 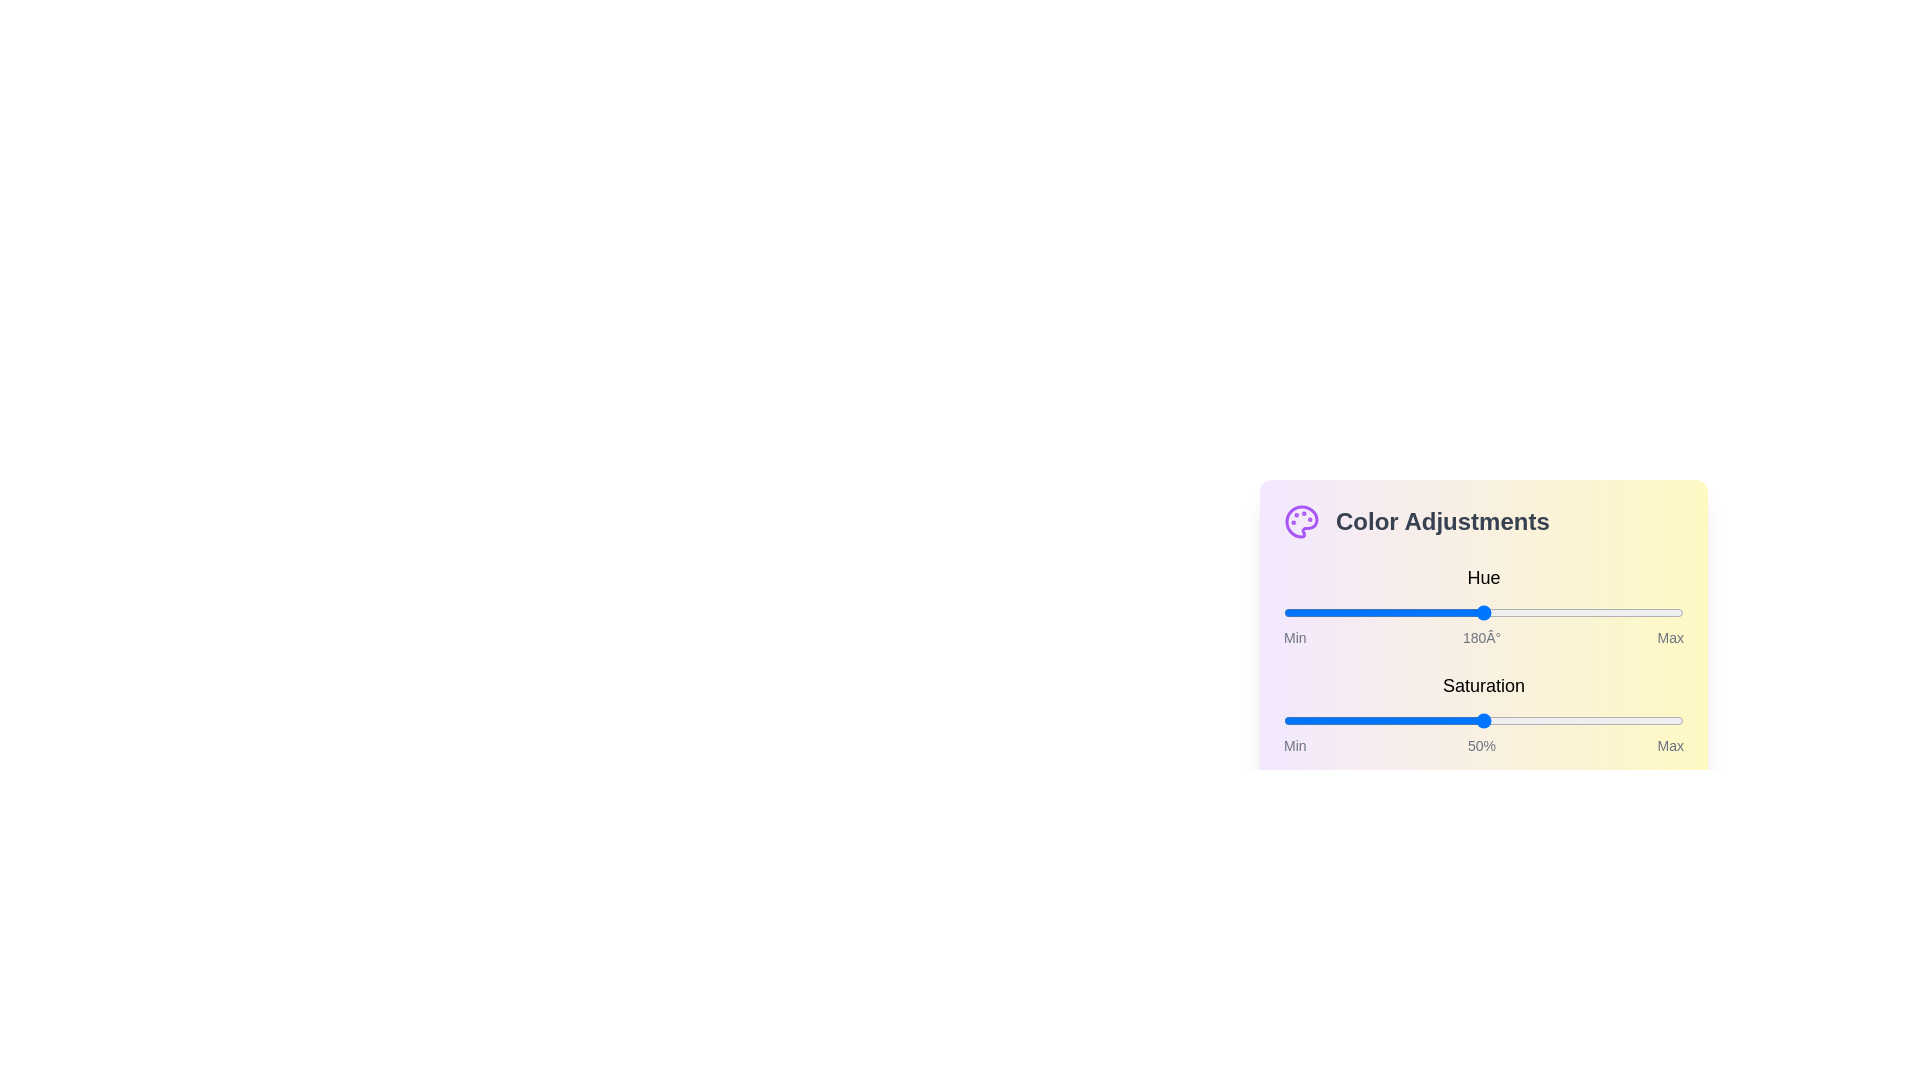 What do you see at coordinates (1386, 721) in the screenshot?
I see `the saturation slider to 26` at bounding box center [1386, 721].